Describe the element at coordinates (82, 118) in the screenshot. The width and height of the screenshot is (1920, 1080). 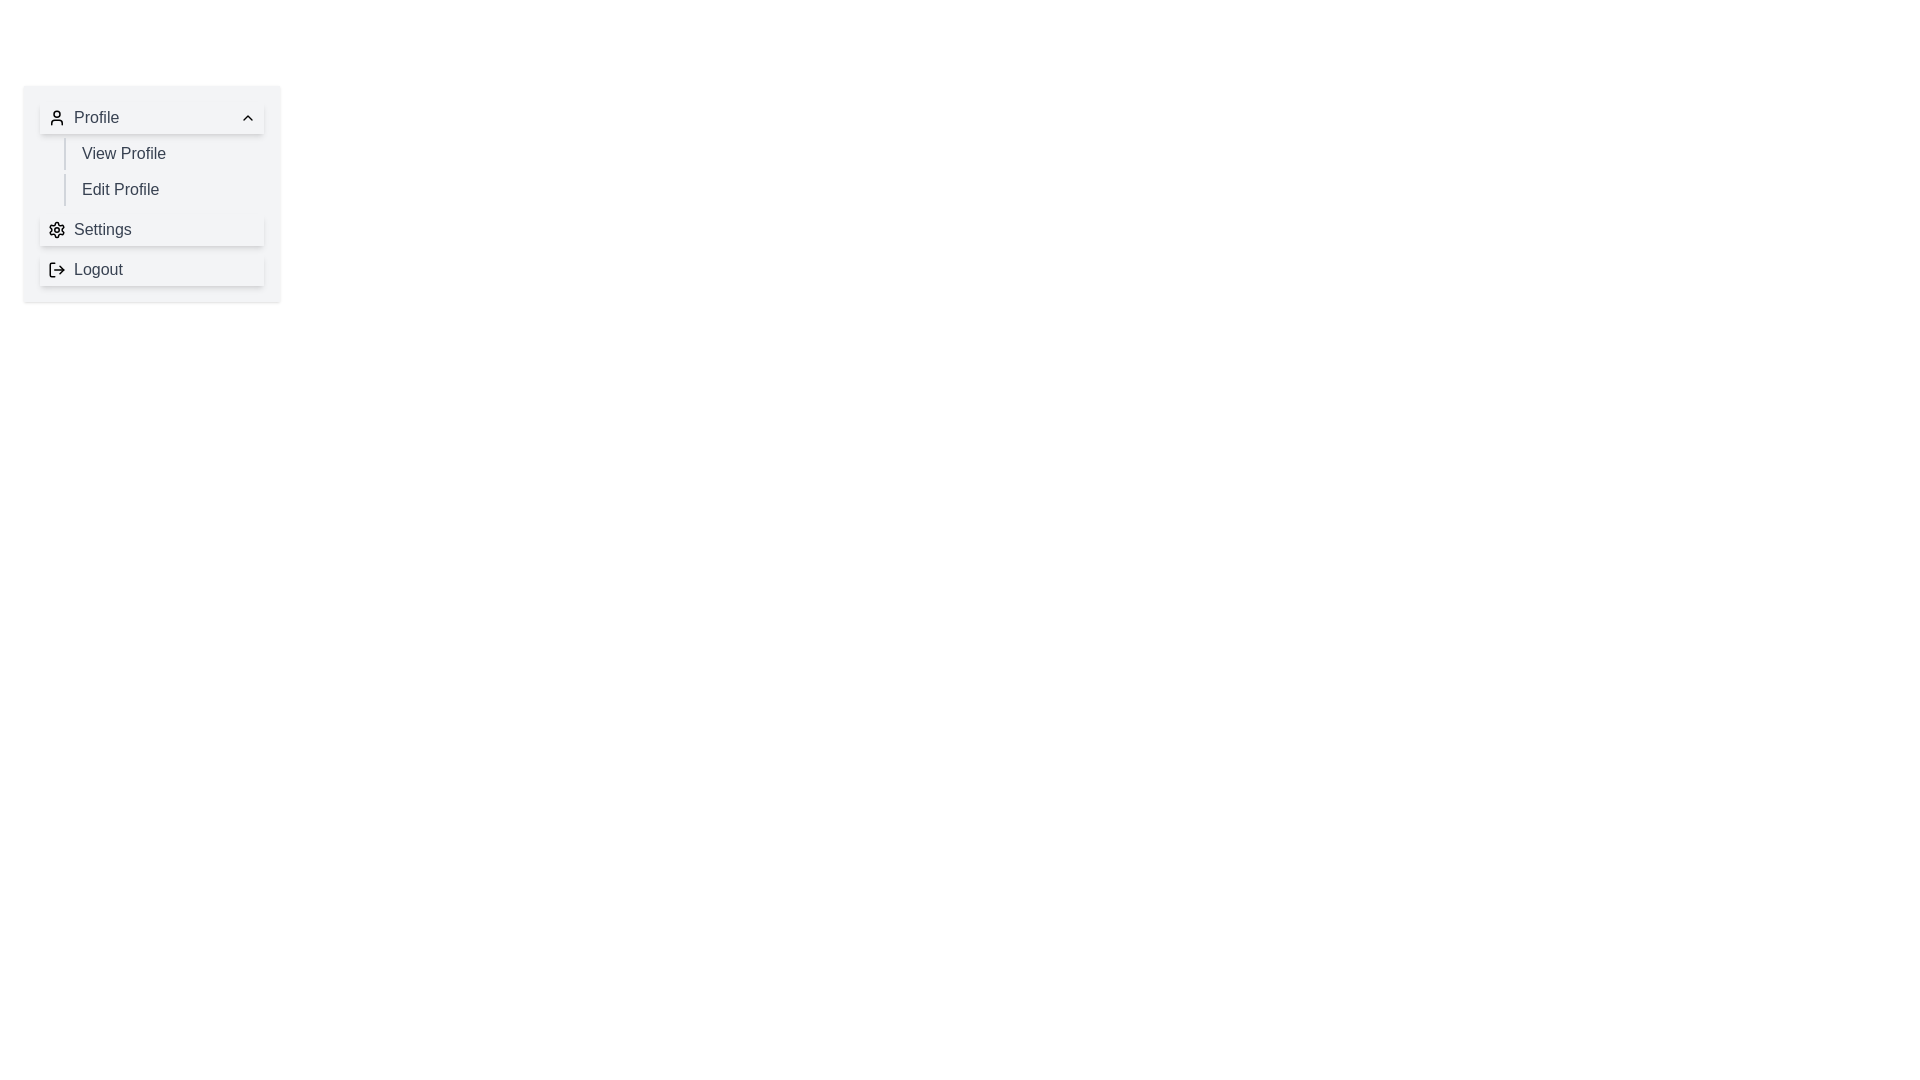
I see `the Text label that describes user-related menu options, located near the upper part of a dropdown list and aligned with the user icon` at that location.